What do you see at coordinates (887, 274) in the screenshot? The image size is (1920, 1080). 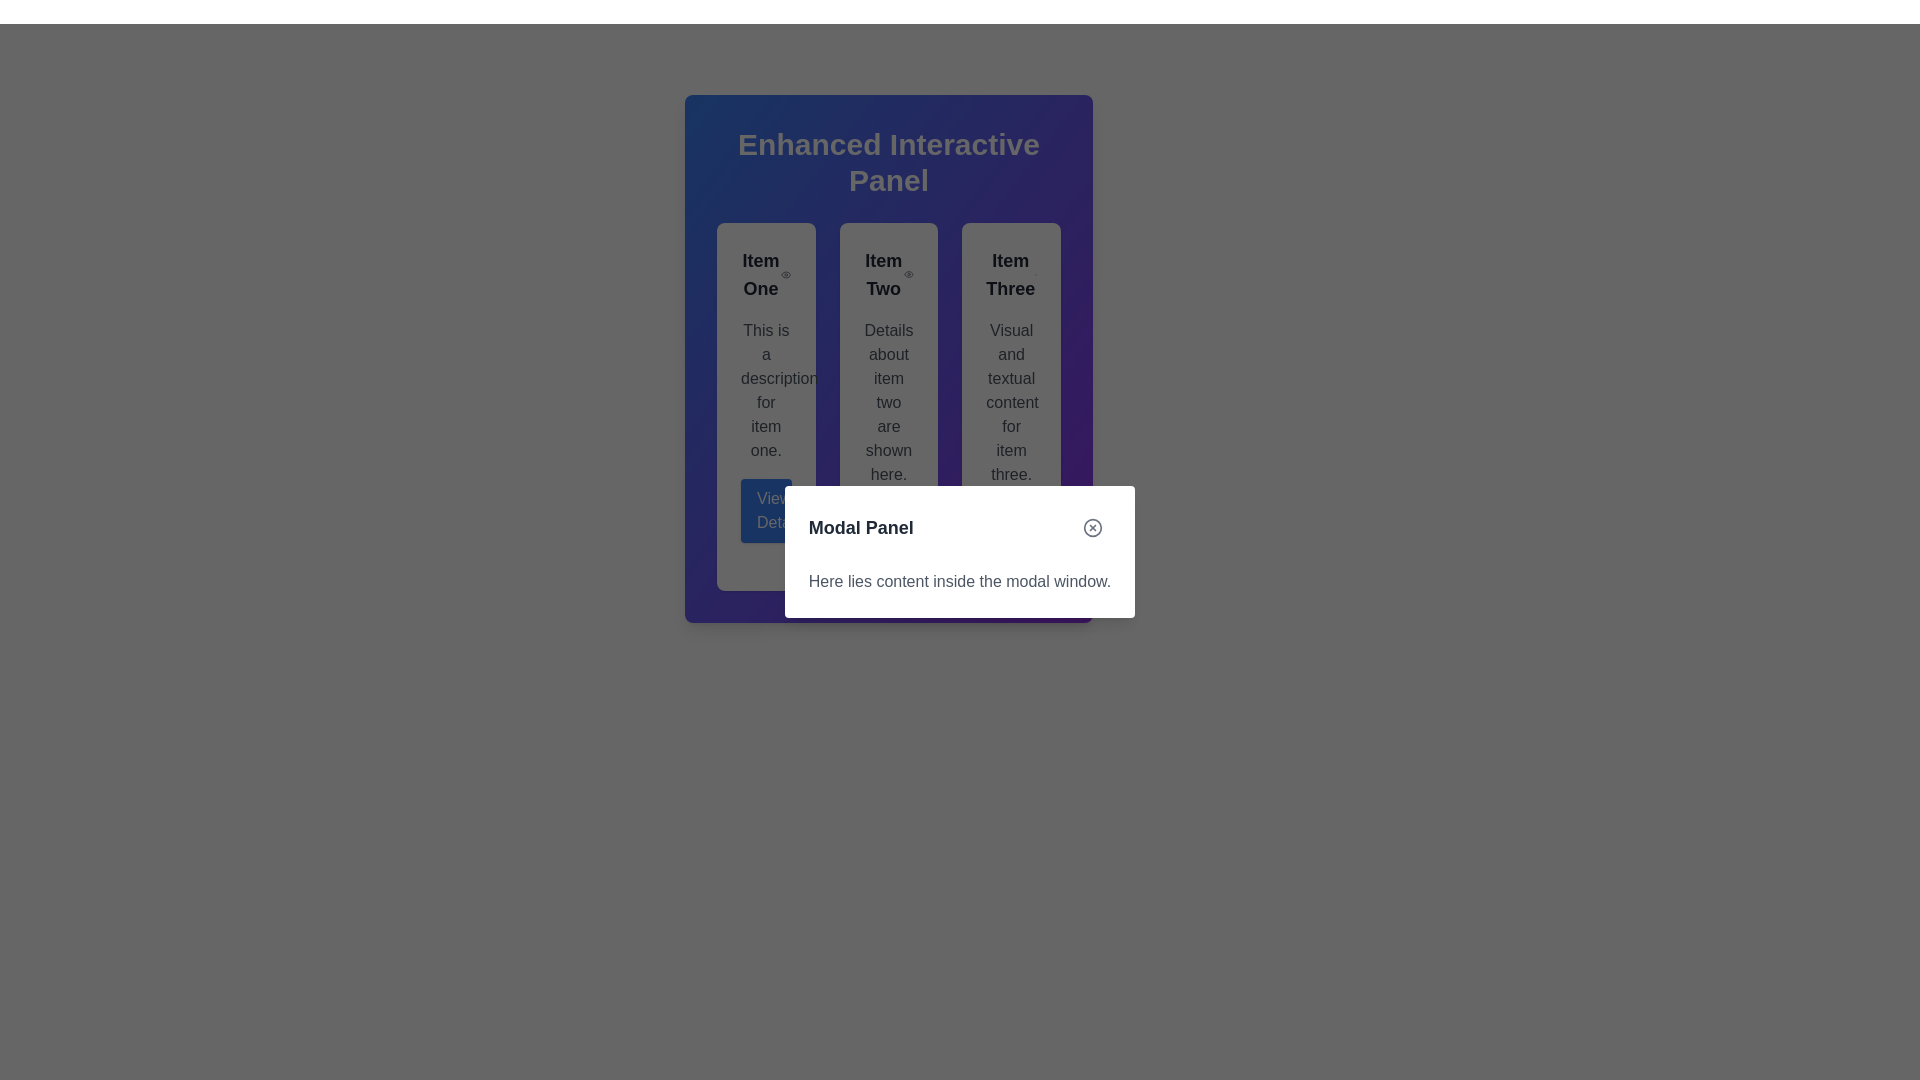 I see `the Label with Icon that serves as a title or header for its associated panel, located at the topmost position above the description text and 'View Details' button` at bounding box center [887, 274].